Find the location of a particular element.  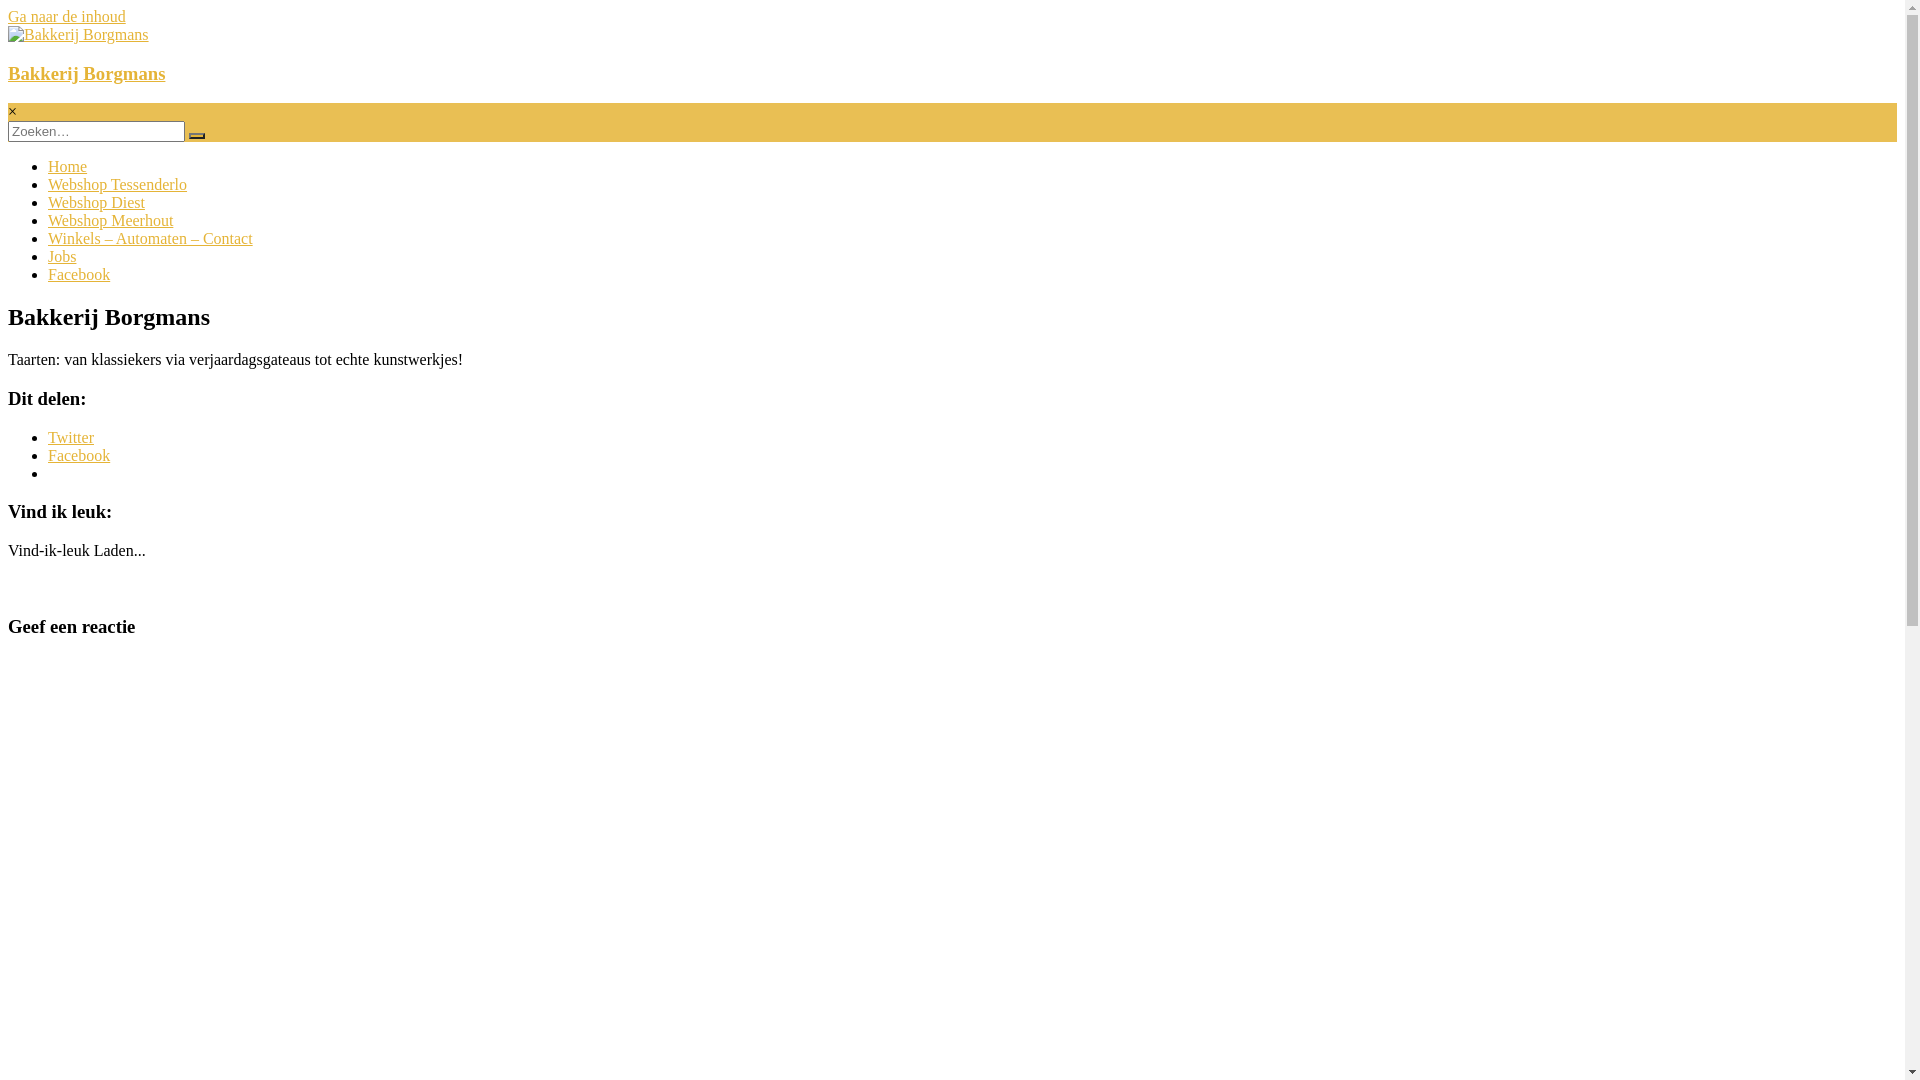

'Webshop Tessenderlo' is located at coordinates (116, 184).